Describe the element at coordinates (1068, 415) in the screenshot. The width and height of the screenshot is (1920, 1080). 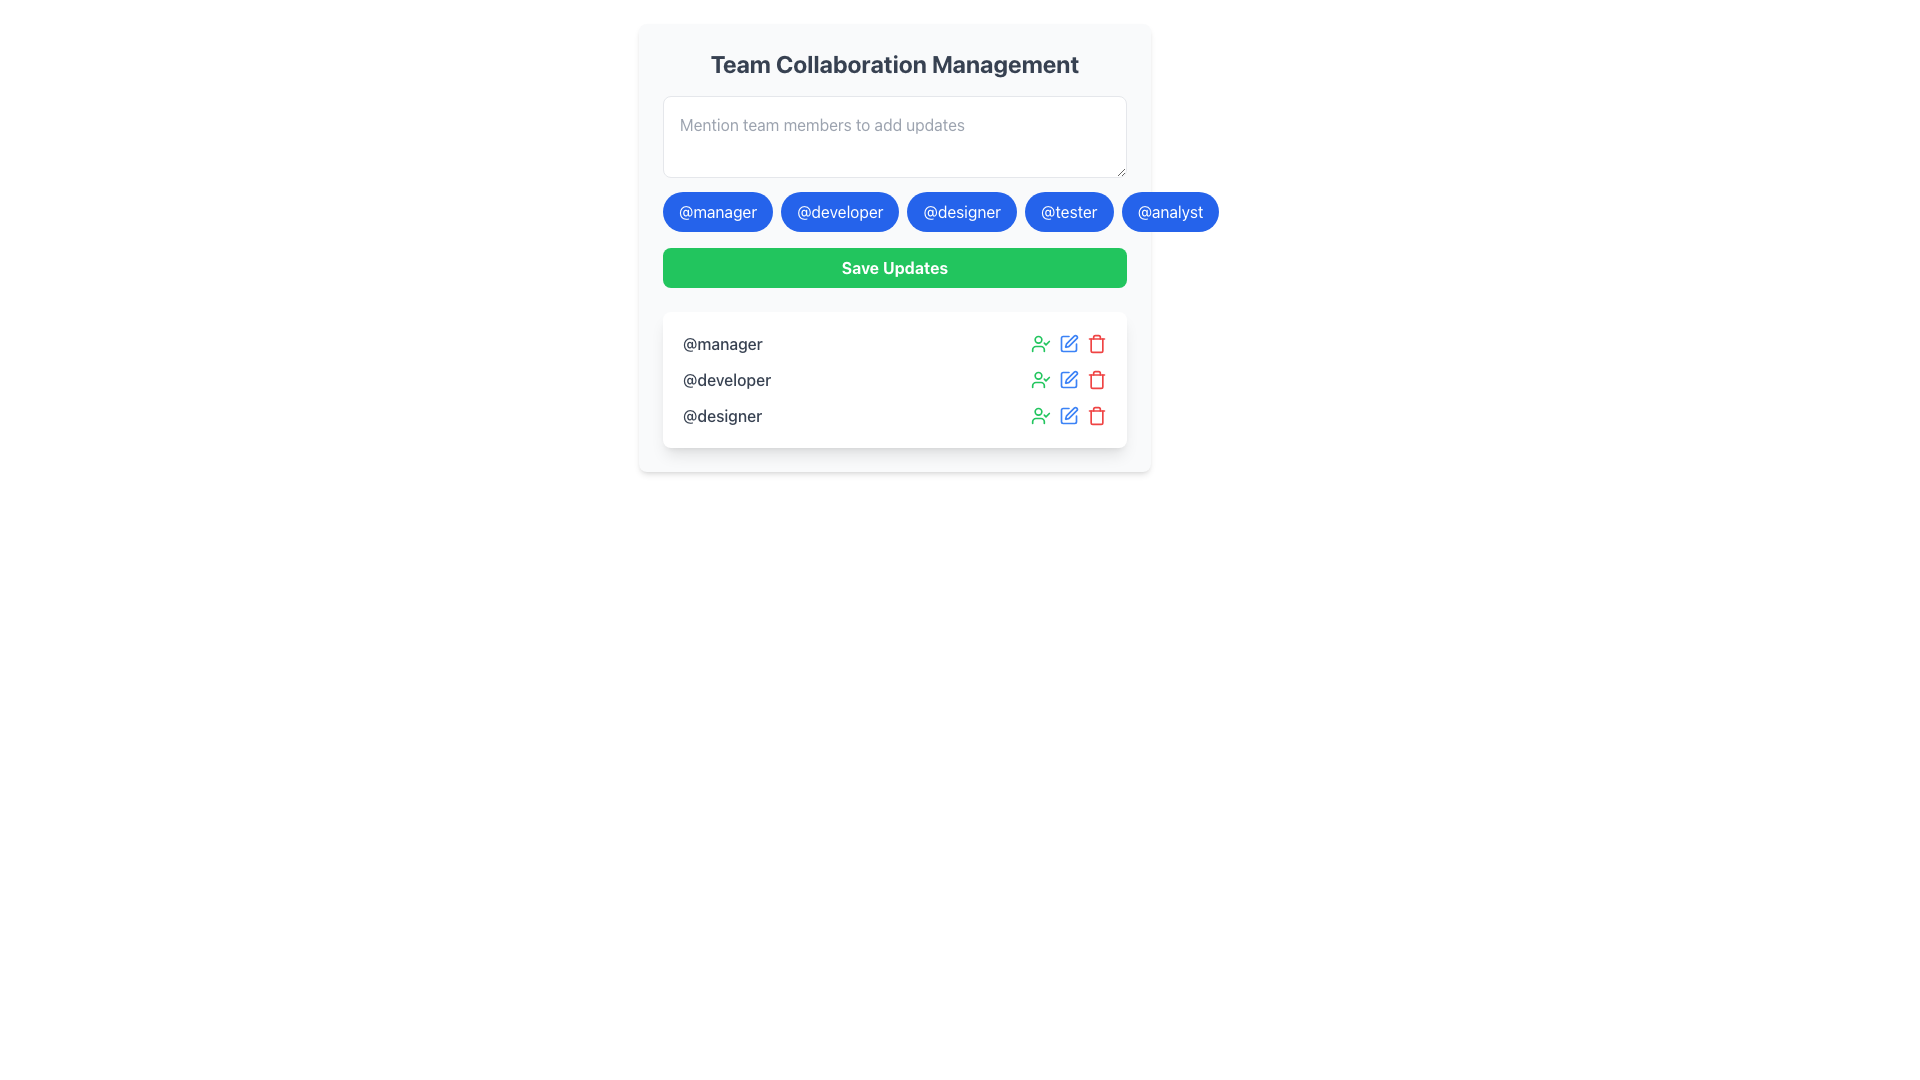
I see `the editing button, which is the second icon in a row of three on the right side of the third user entry in a list` at that location.